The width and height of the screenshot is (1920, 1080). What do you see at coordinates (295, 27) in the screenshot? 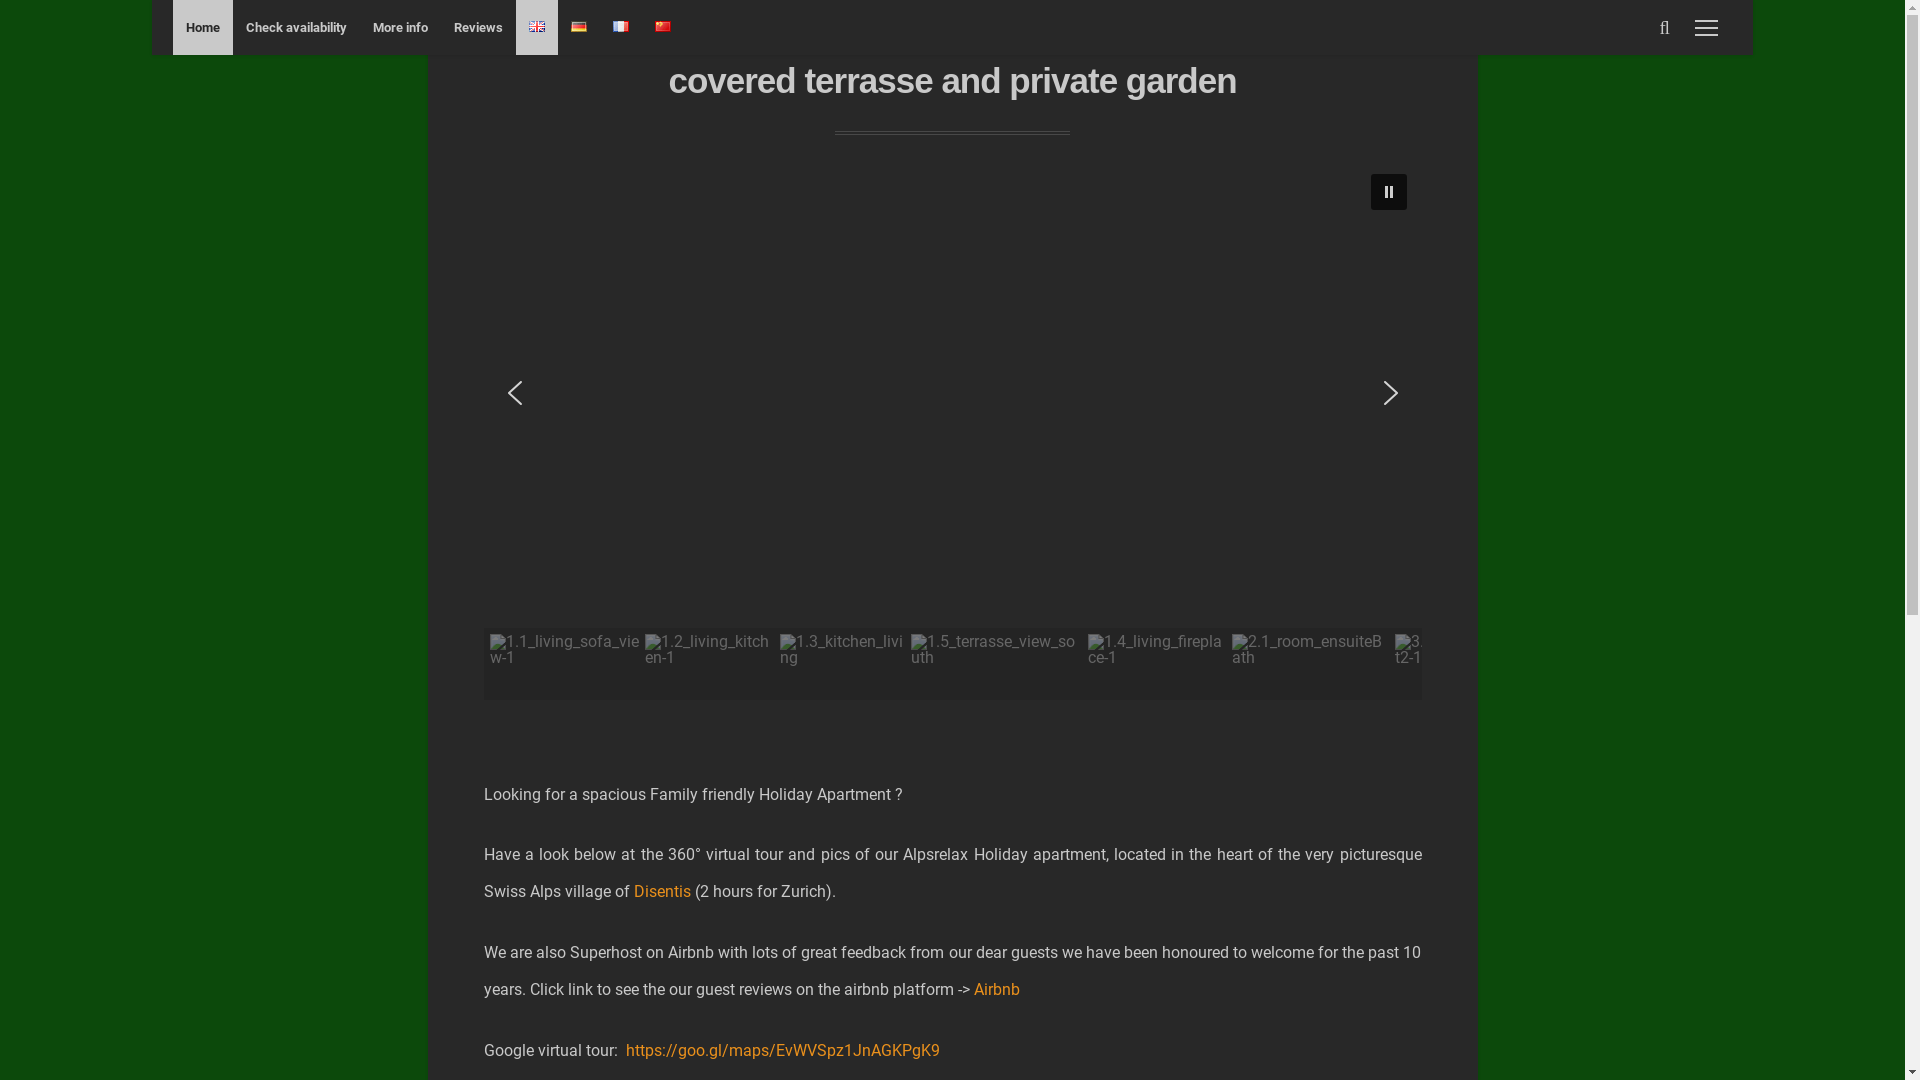
I see `'Check availability'` at bounding box center [295, 27].